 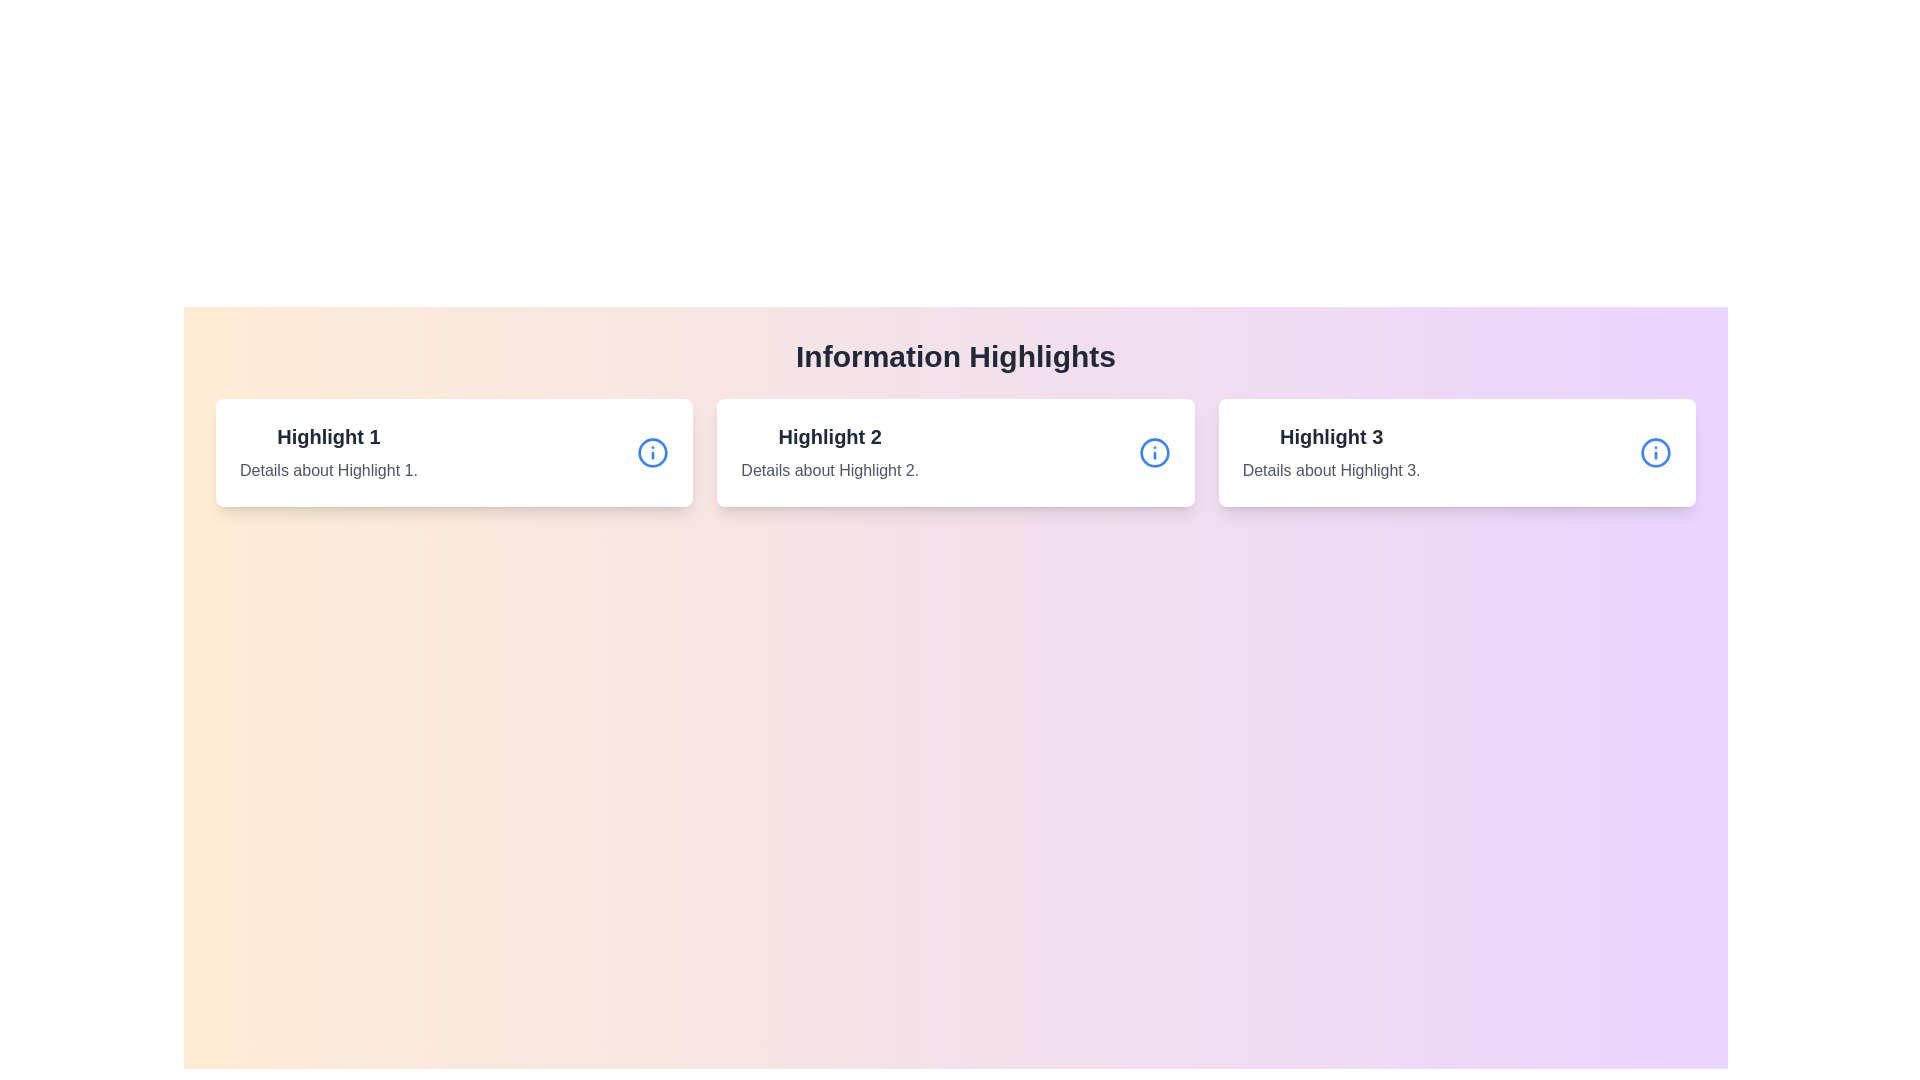 What do you see at coordinates (1331, 452) in the screenshot?
I see `title and description of the third highlight card in the series, which is located between 'Highlight 2' and an informational icon` at bounding box center [1331, 452].